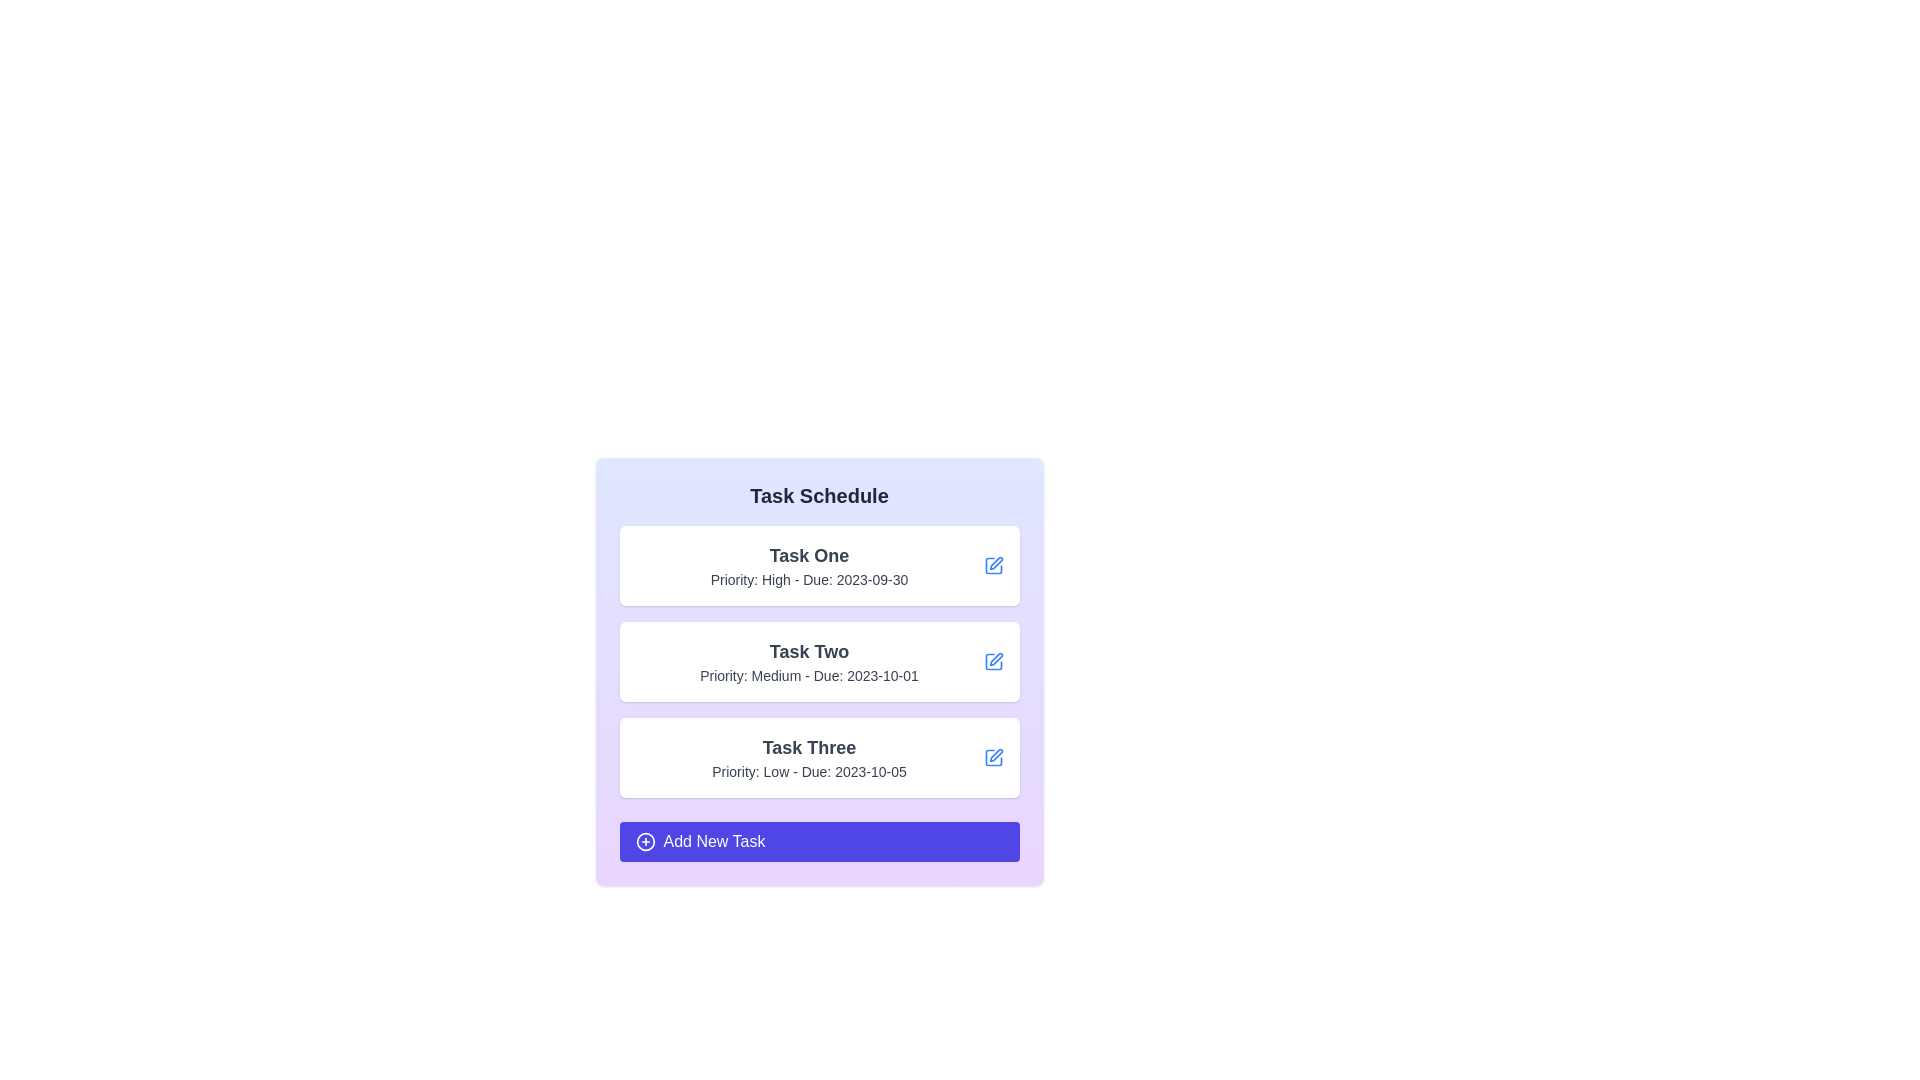 This screenshot has width=1920, height=1080. Describe the element at coordinates (819, 662) in the screenshot. I see `the task item Task Two to highlight it` at that location.